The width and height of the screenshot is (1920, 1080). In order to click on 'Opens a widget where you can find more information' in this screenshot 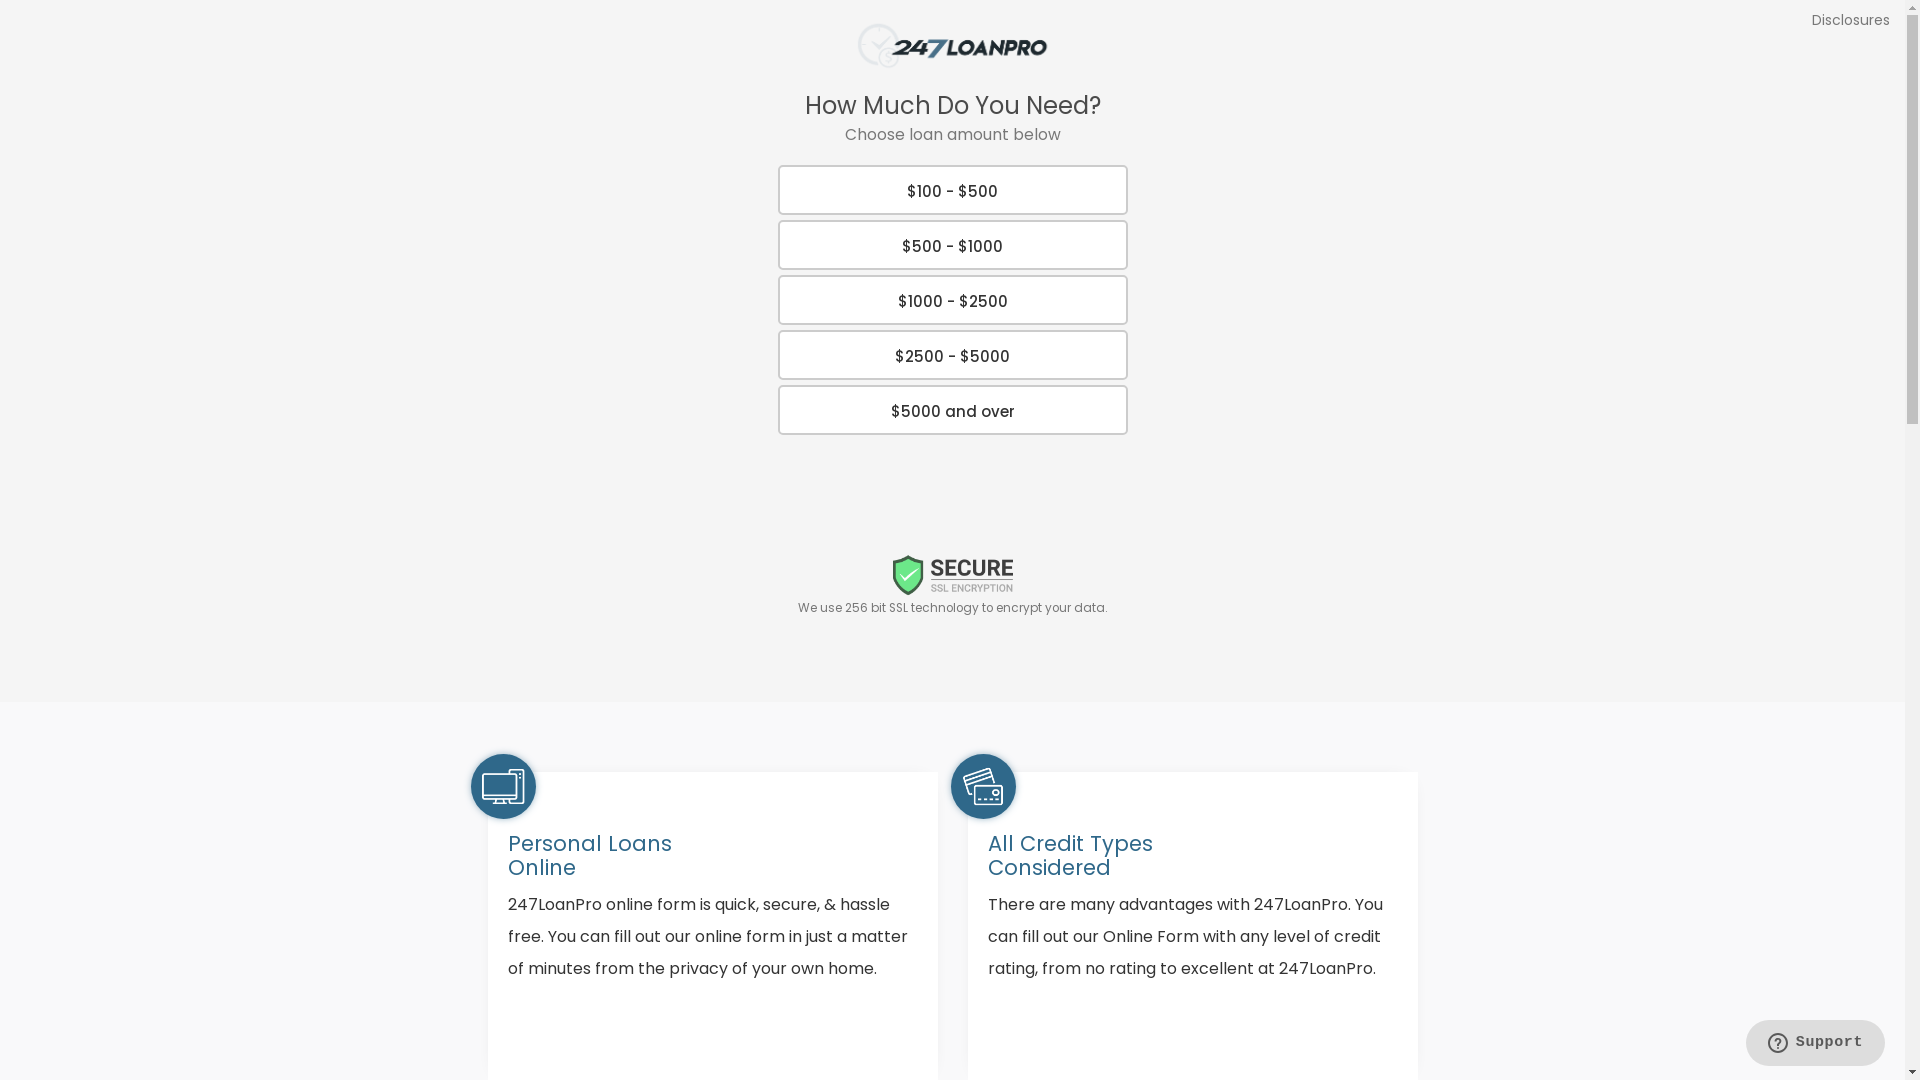, I will do `click(1814, 1044)`.